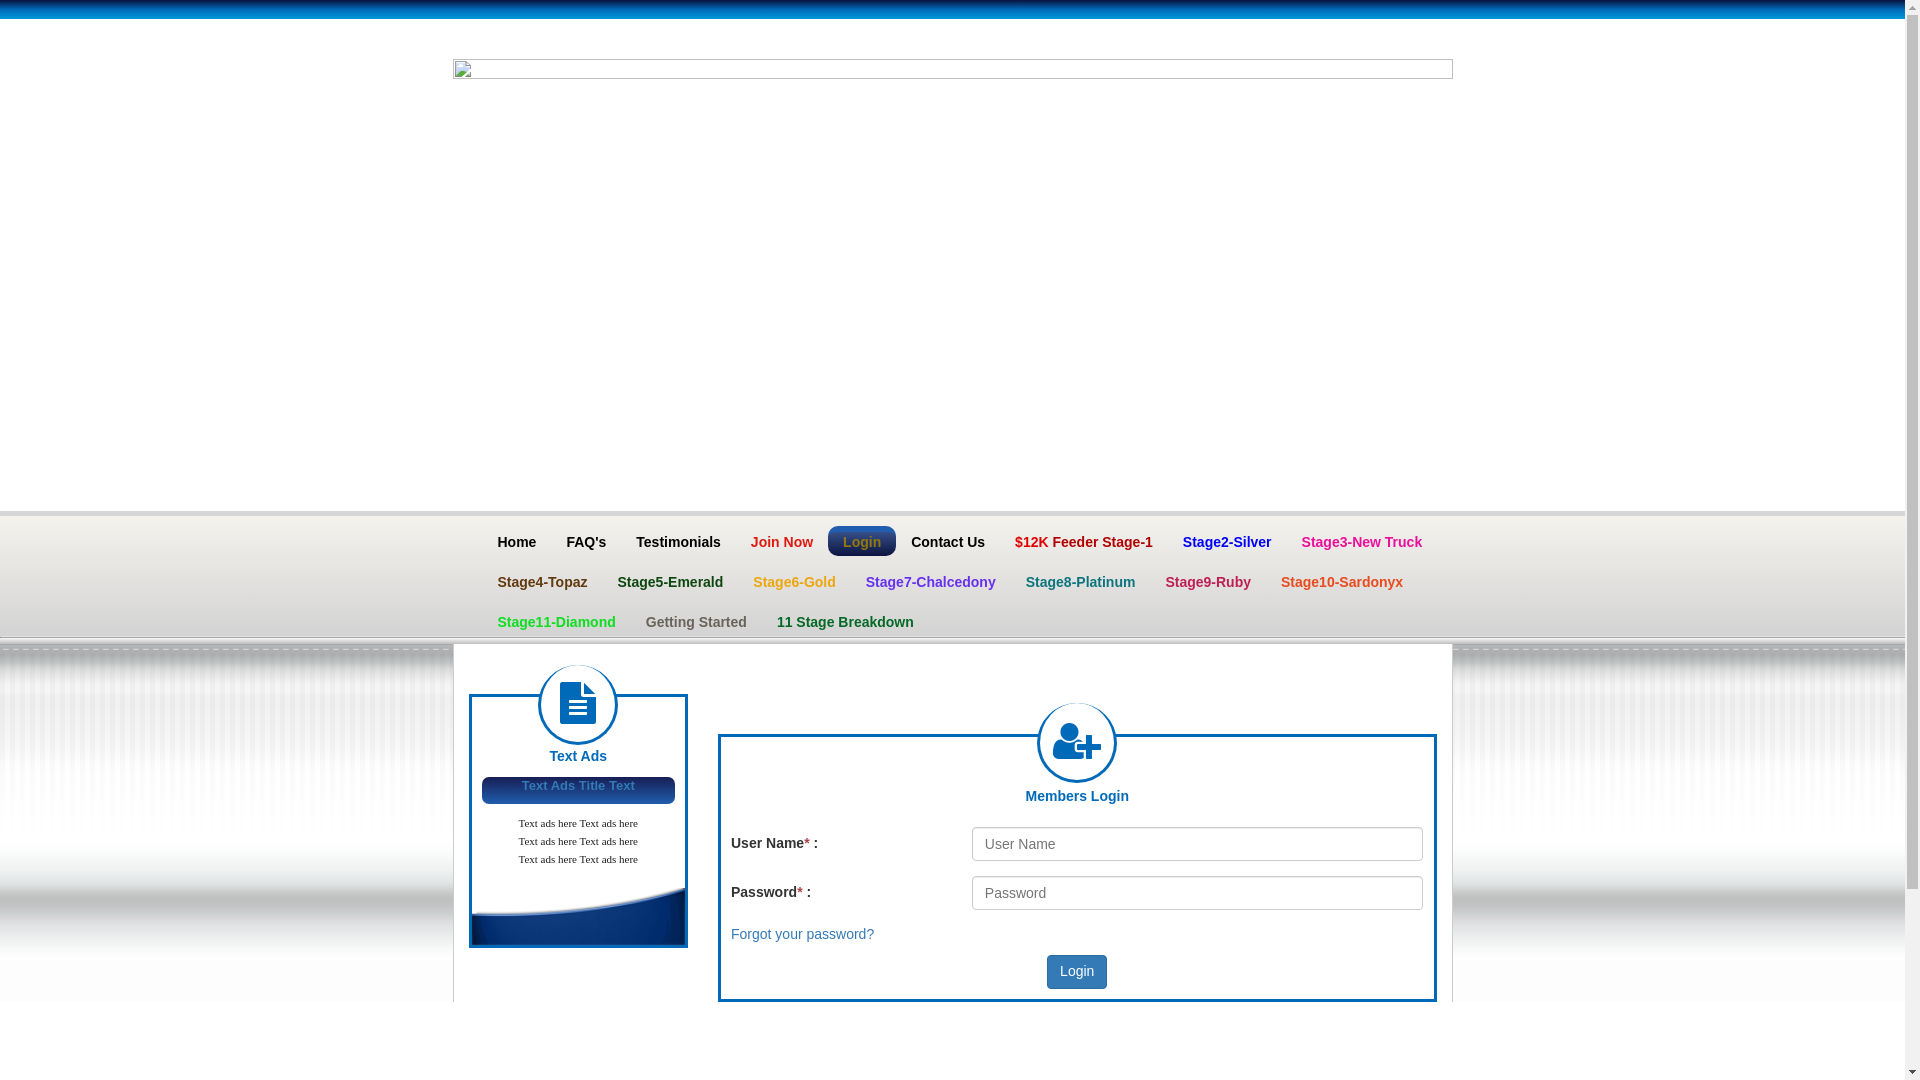 This screenshot has width=1920, height=1080. I want to click on 'Stage6-Gold', so click(792, 581).